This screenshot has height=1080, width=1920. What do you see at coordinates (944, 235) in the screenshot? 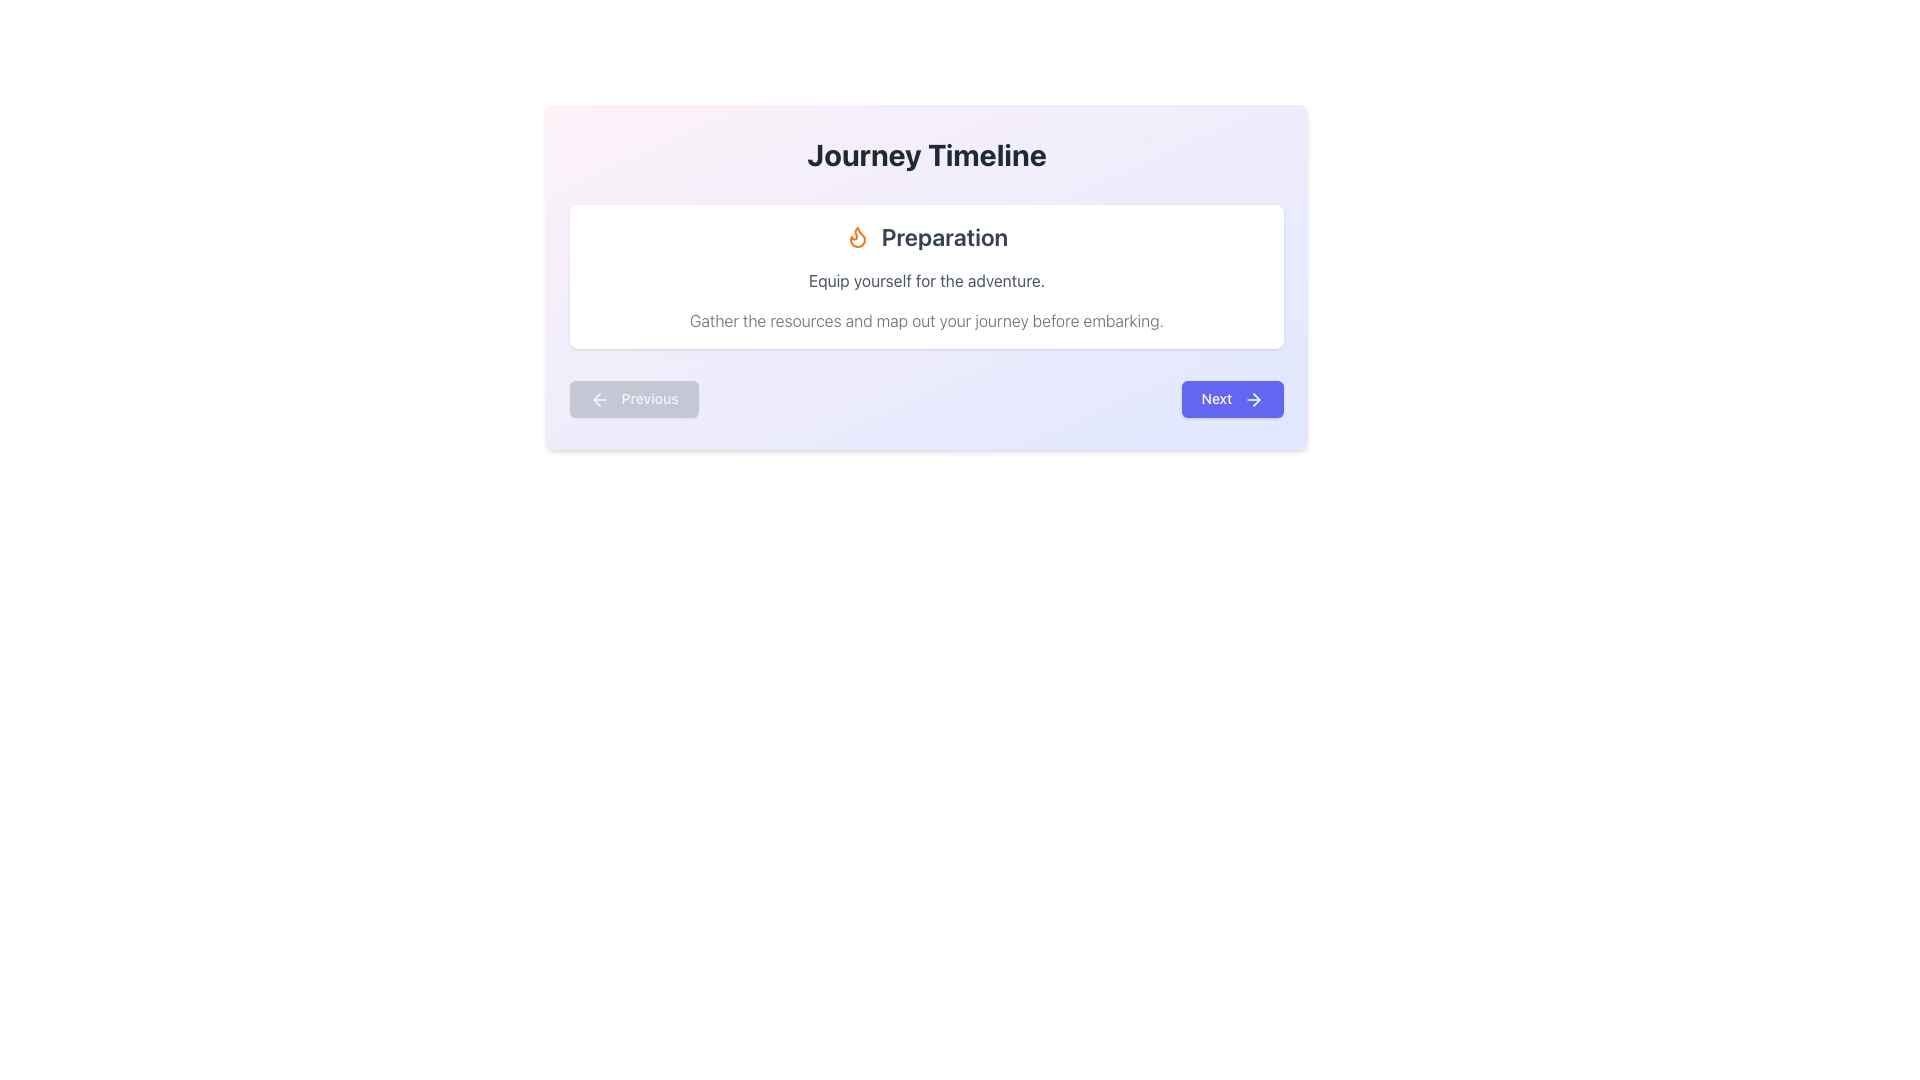
I see `the text label titled 'Preparation', which is centrally located beneath the 'Journey Timeline' heading and serves as a section title` at bounding box center [944, 235].